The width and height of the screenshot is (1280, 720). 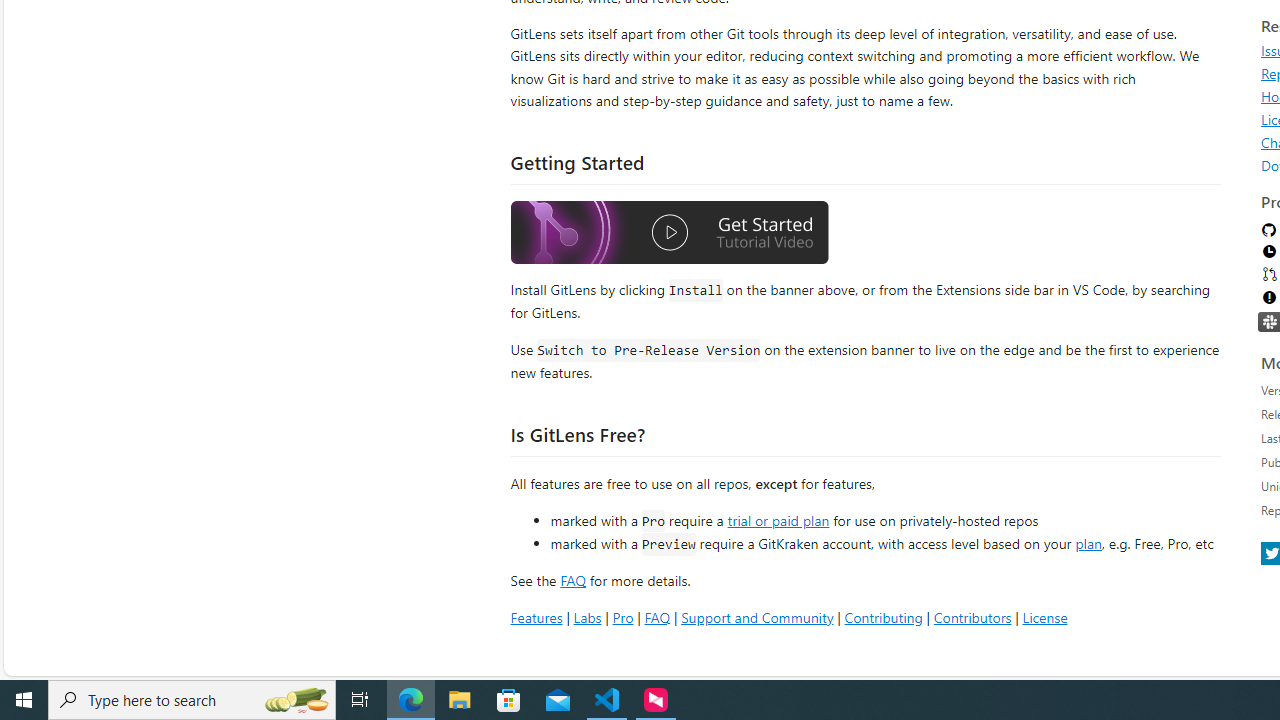 I want to click on 'Support and Community', so click(x=756, y=616).